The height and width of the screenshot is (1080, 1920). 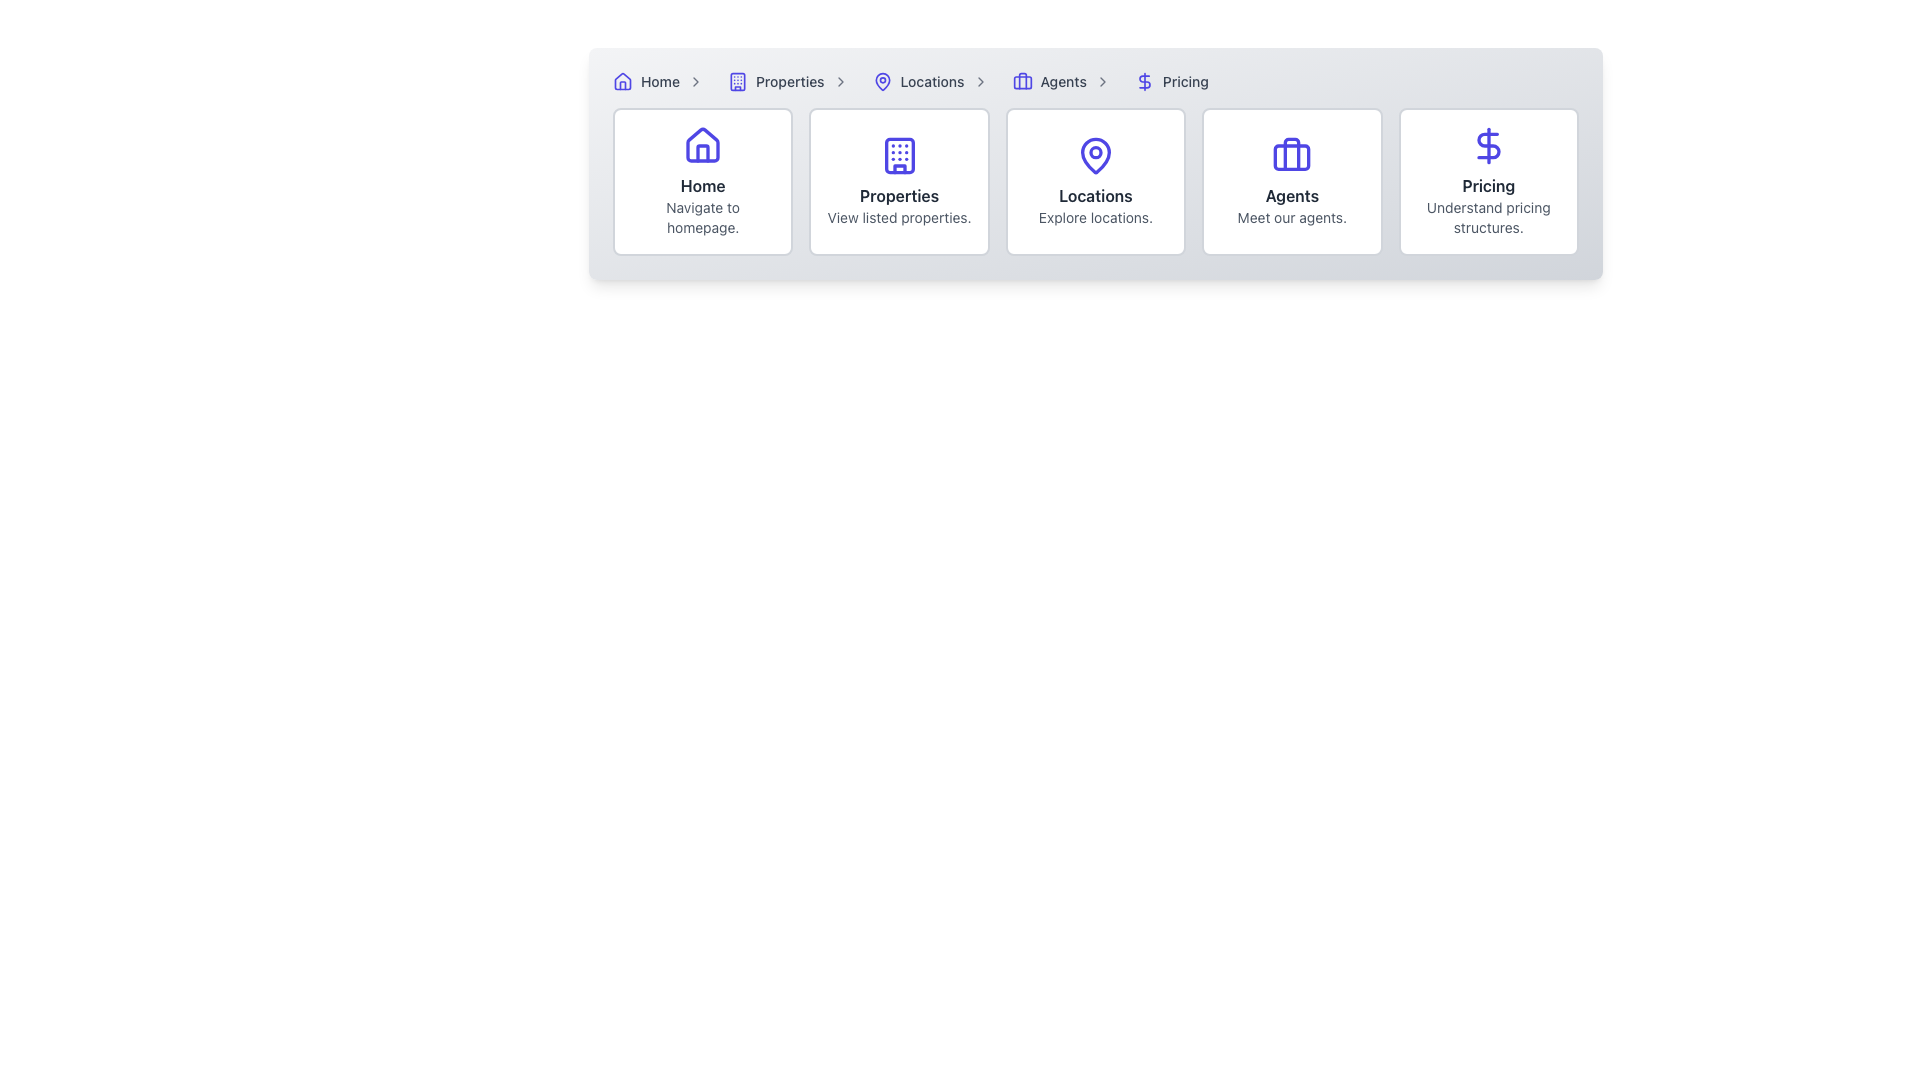 What do you see at coordinates (898, 154) in the screenshot?
I see `the 'Properties' icon located at the center of the navigation bar, which serves as a visual representation for the properties section and guides users to the properties functionality` at bounding box center [898, 154].